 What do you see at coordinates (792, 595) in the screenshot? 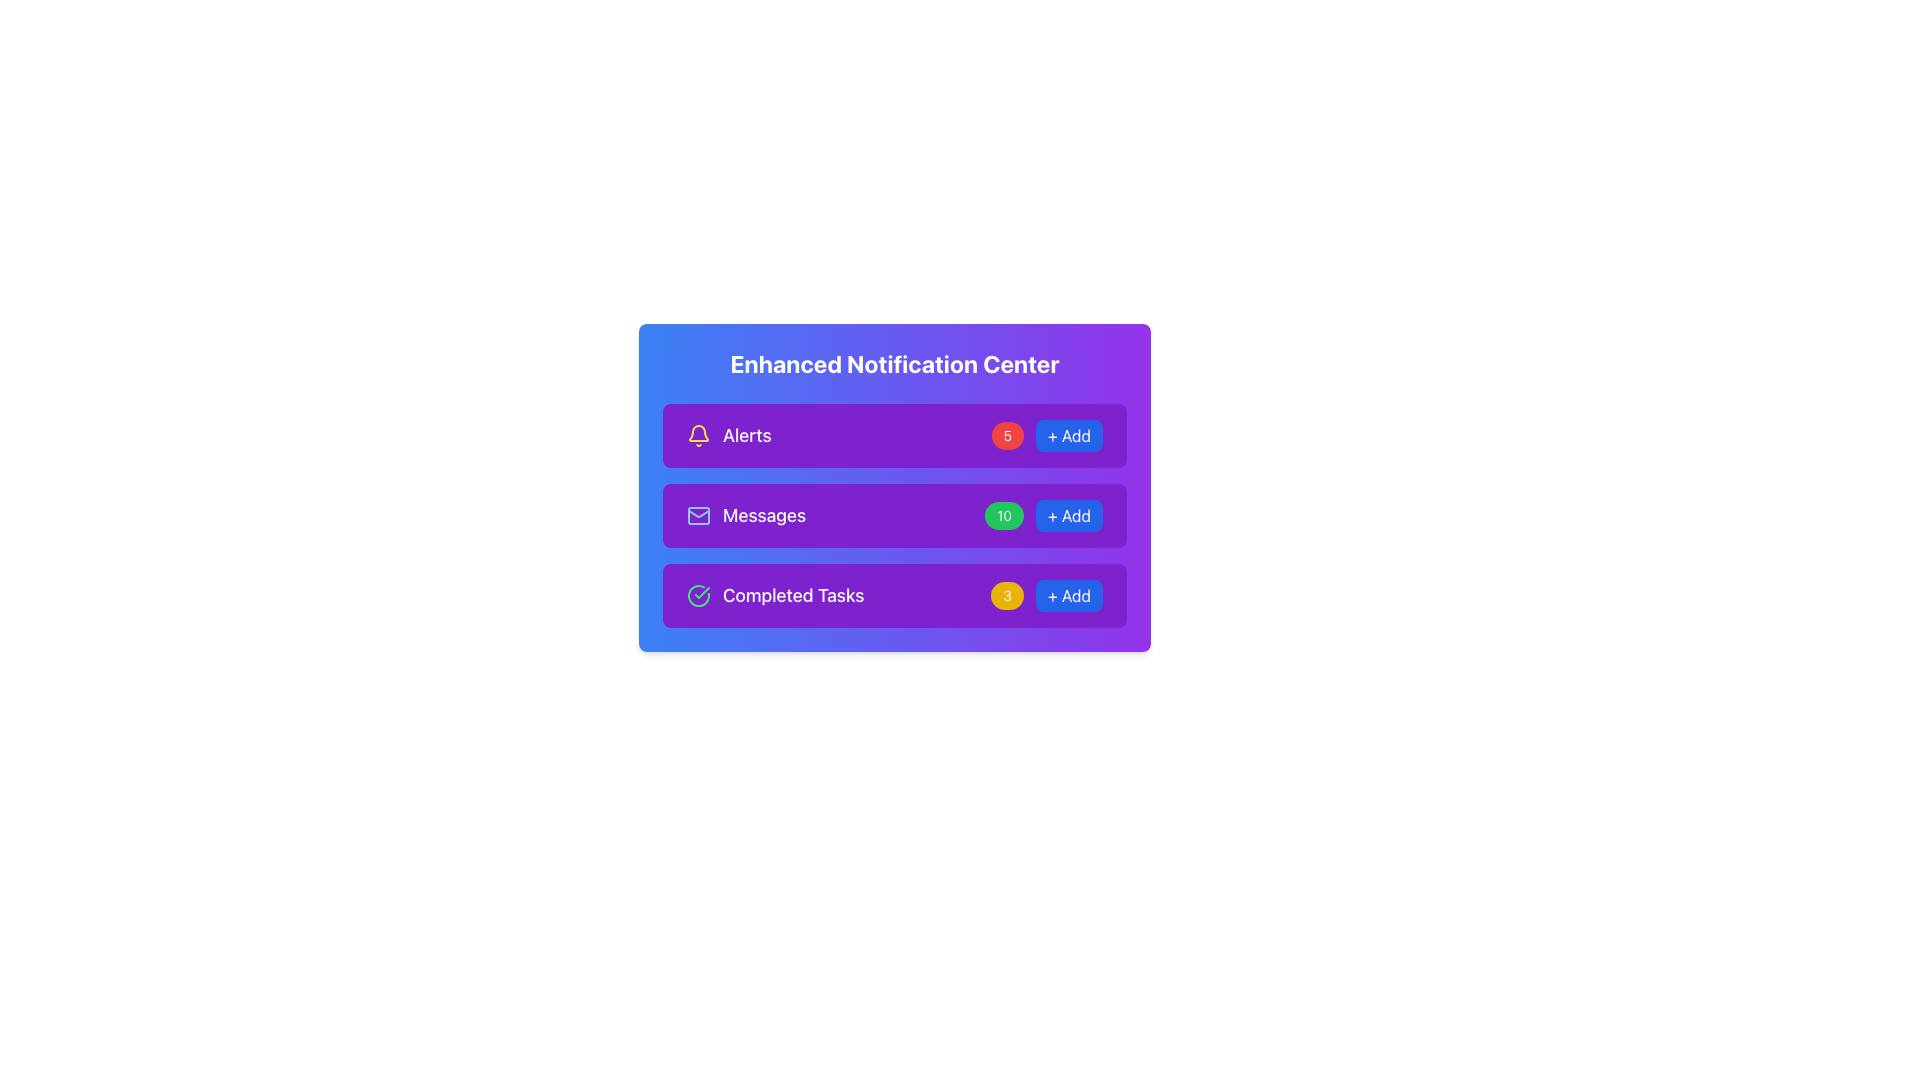
I see `the 'Completed Tasks' text label, which is displayed in a bold, medium-sized font and is part of the notification categories in the Enhanced Notification Center` at bounding box center [792, 595].